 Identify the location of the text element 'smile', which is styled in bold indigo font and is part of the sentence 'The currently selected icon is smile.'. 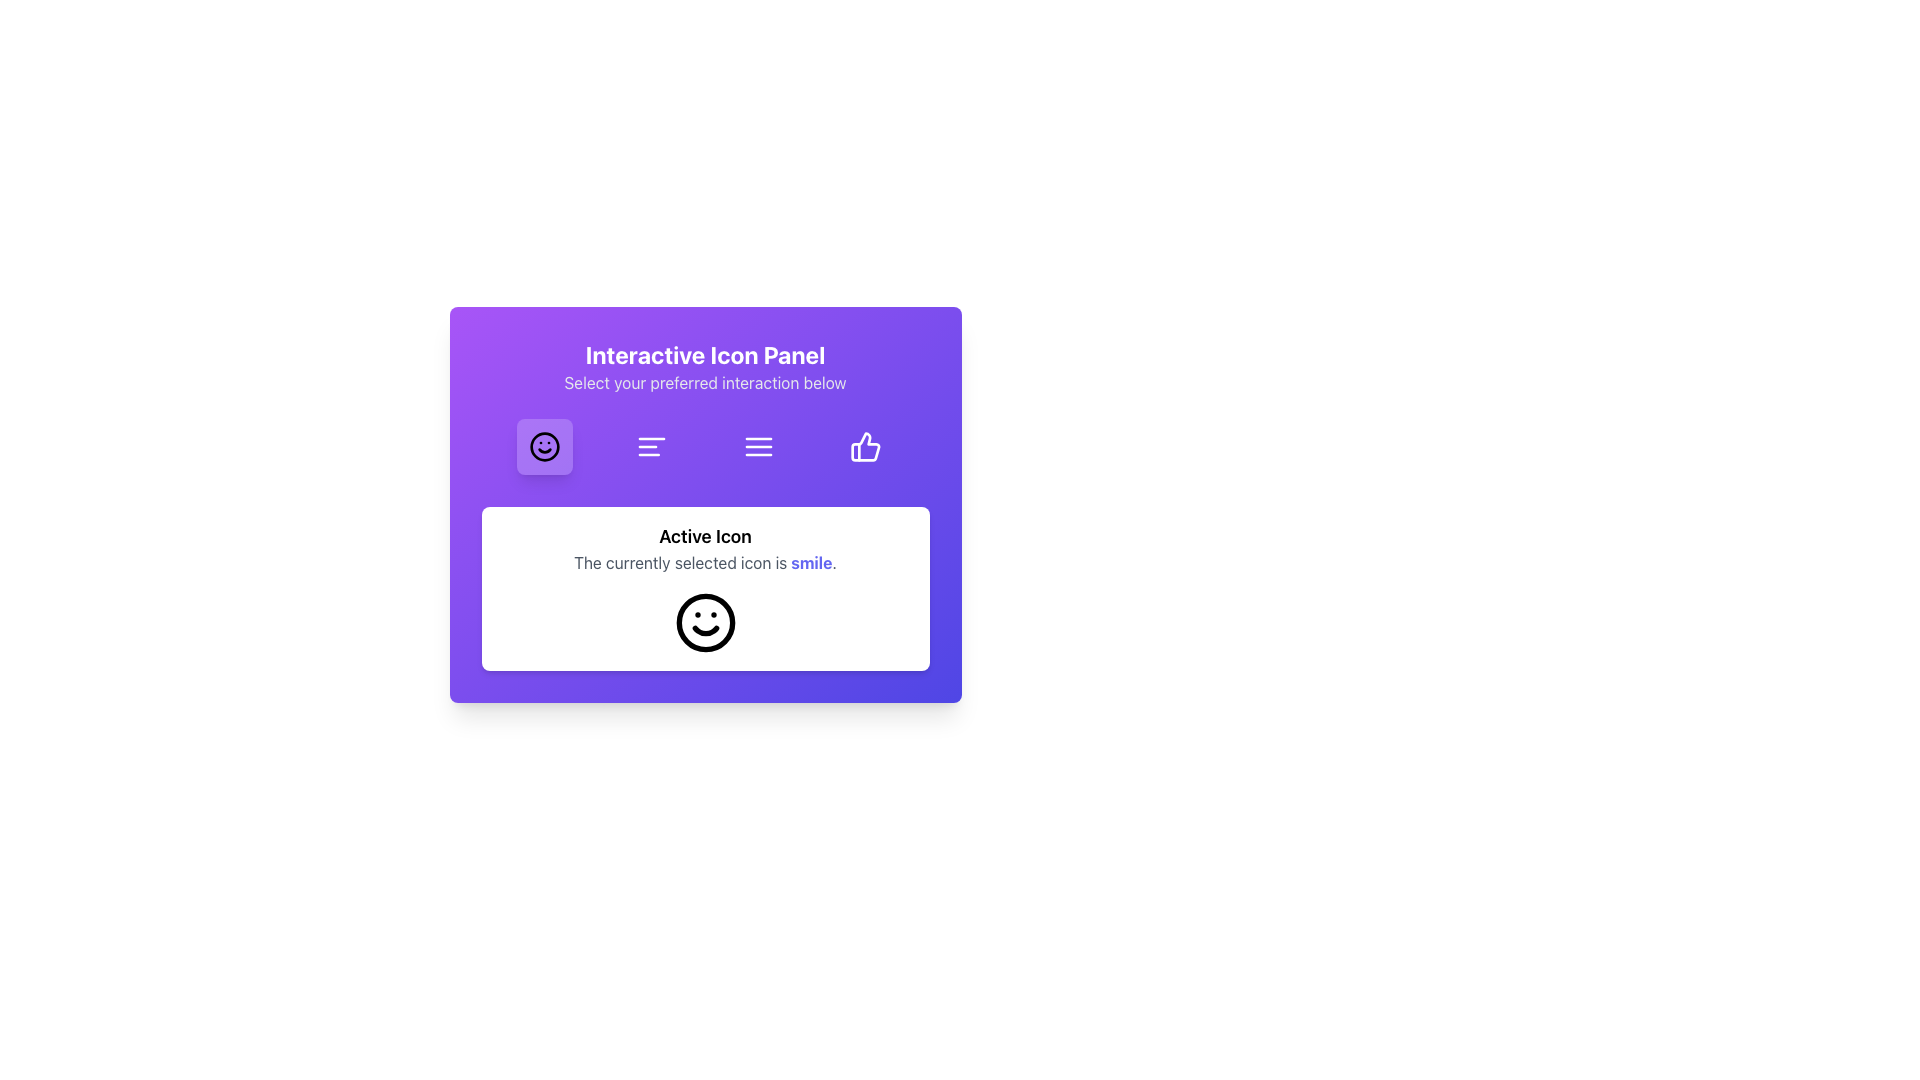
(809, 563).